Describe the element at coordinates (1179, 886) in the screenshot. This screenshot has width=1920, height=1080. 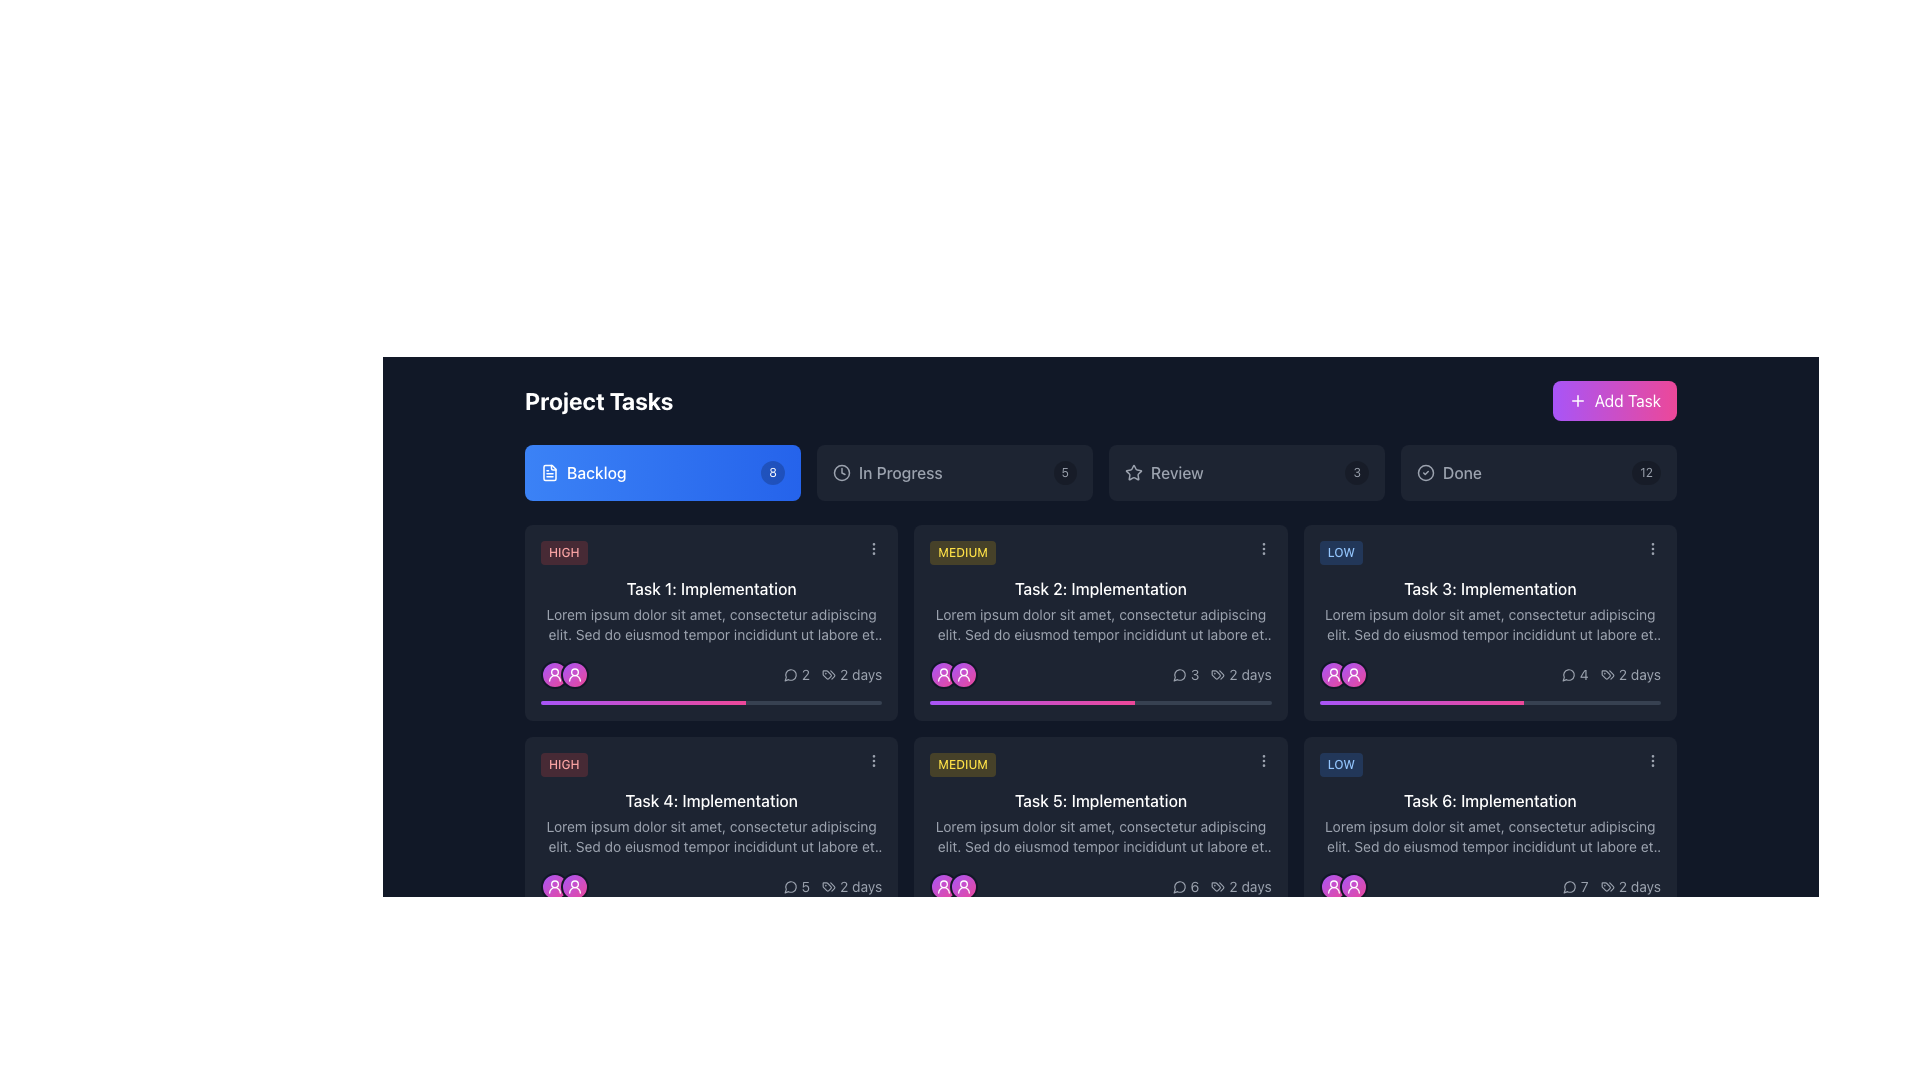
I see `the circular speech bubble icon in the lower-right corner of the card labeled 'Task 5: Implementation'` at that location.